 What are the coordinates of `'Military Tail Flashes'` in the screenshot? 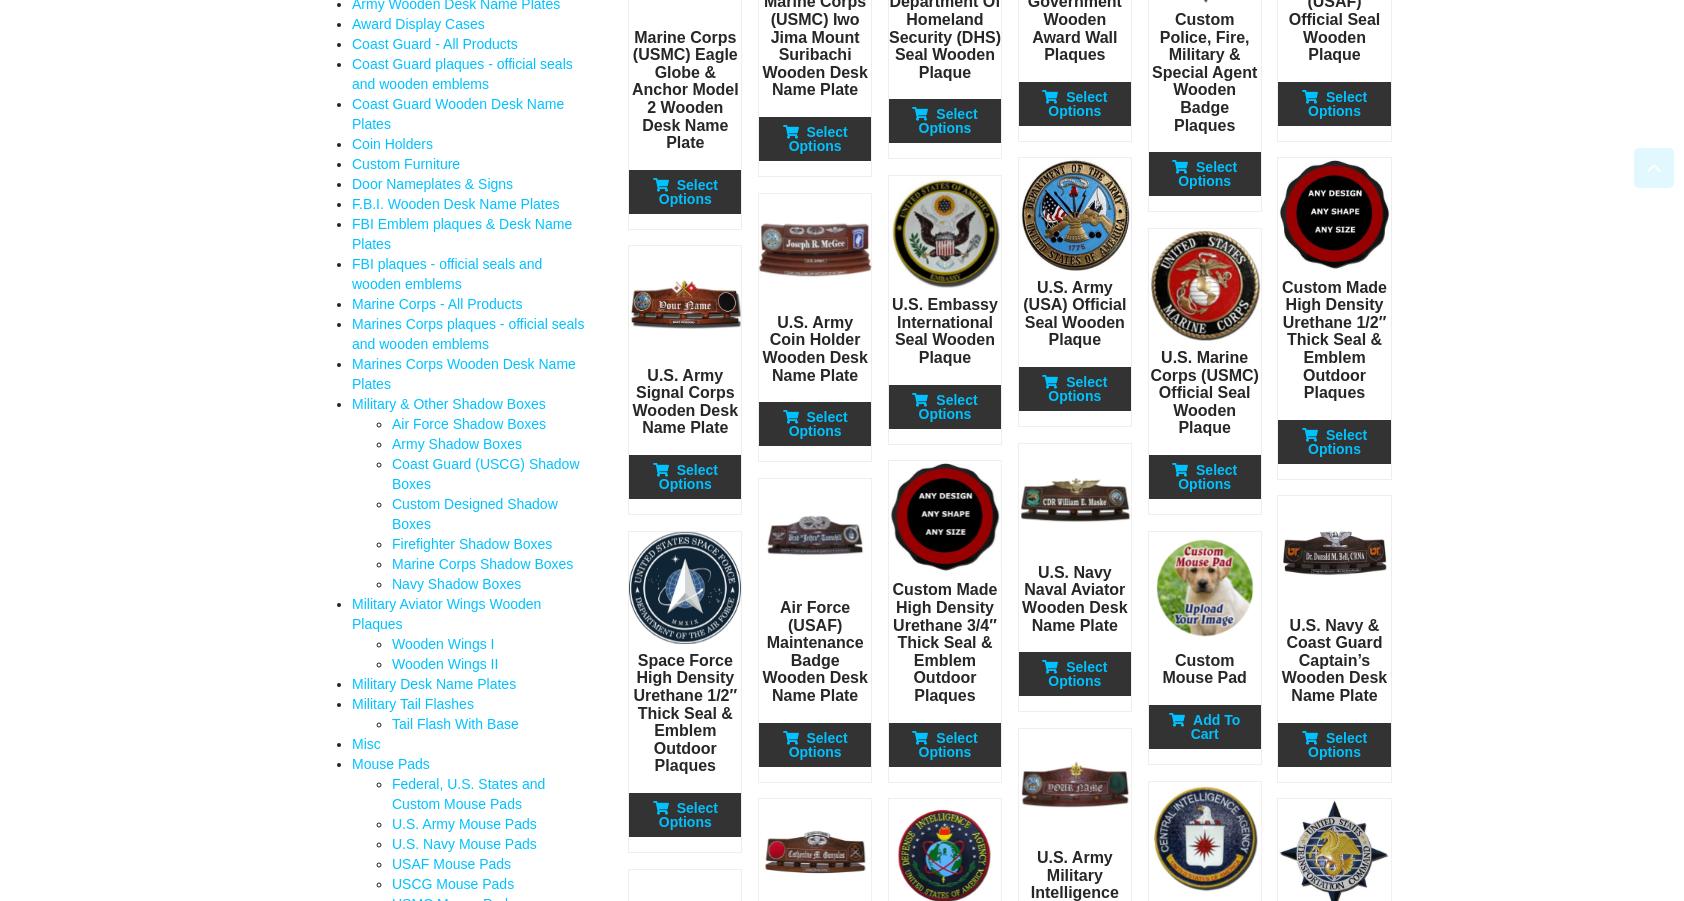 It's located at (412, 704).